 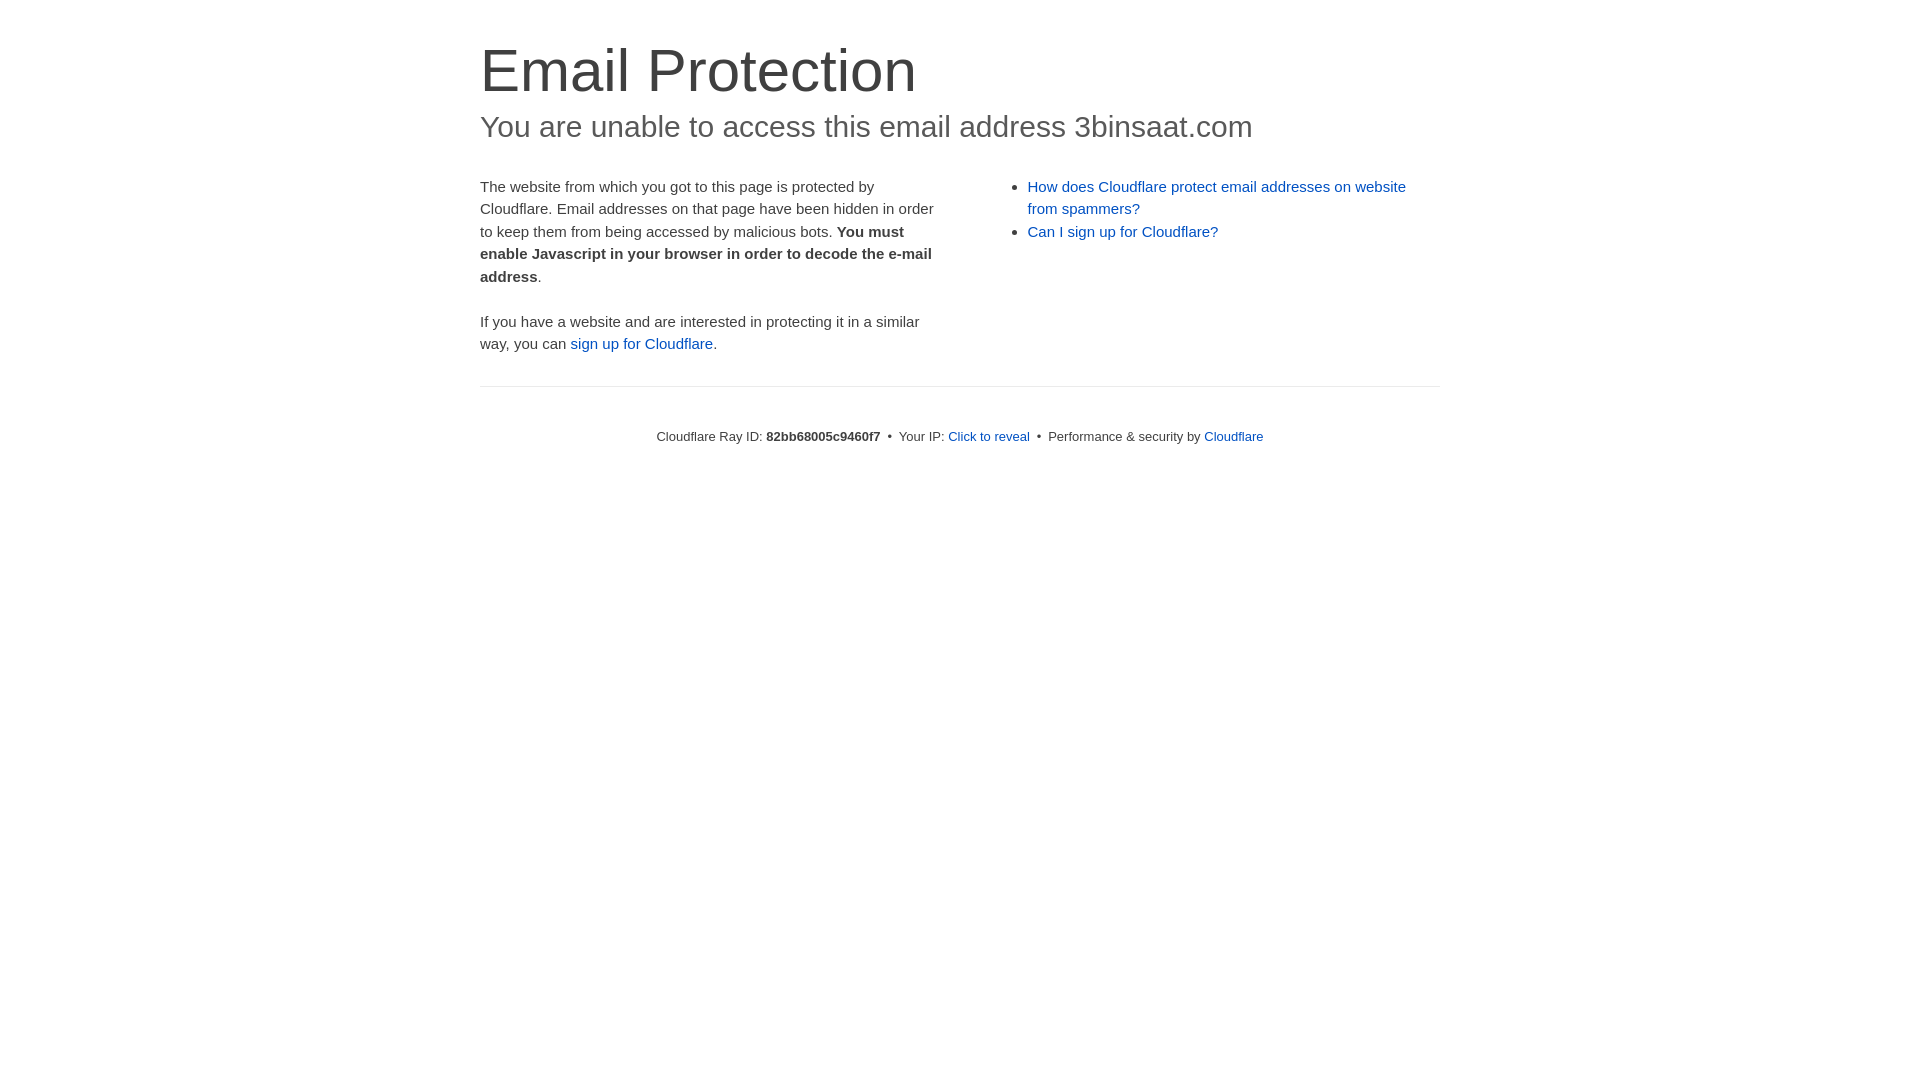 What do you see at coordinates (1232, 435) in the screenshot?
I see `'Cloudflare'` at bounding box center [1232, 435].